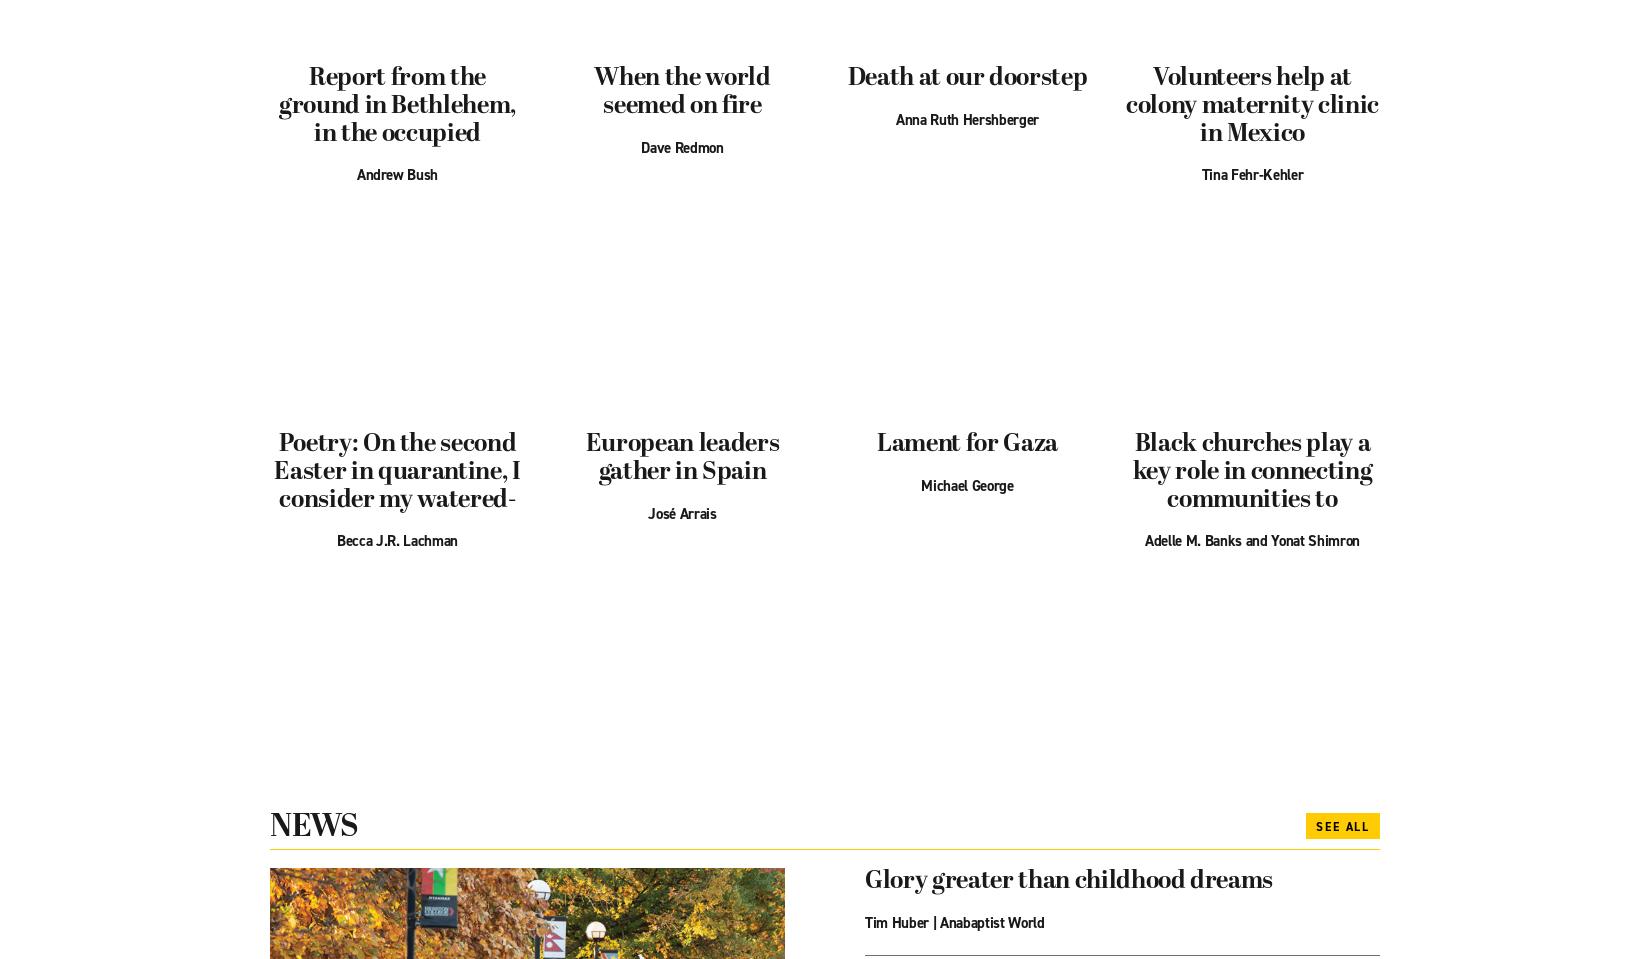 The height and width of the screenshot is (959, 1650). I want to click on 'Death at our doorstep', so click(967, 77).